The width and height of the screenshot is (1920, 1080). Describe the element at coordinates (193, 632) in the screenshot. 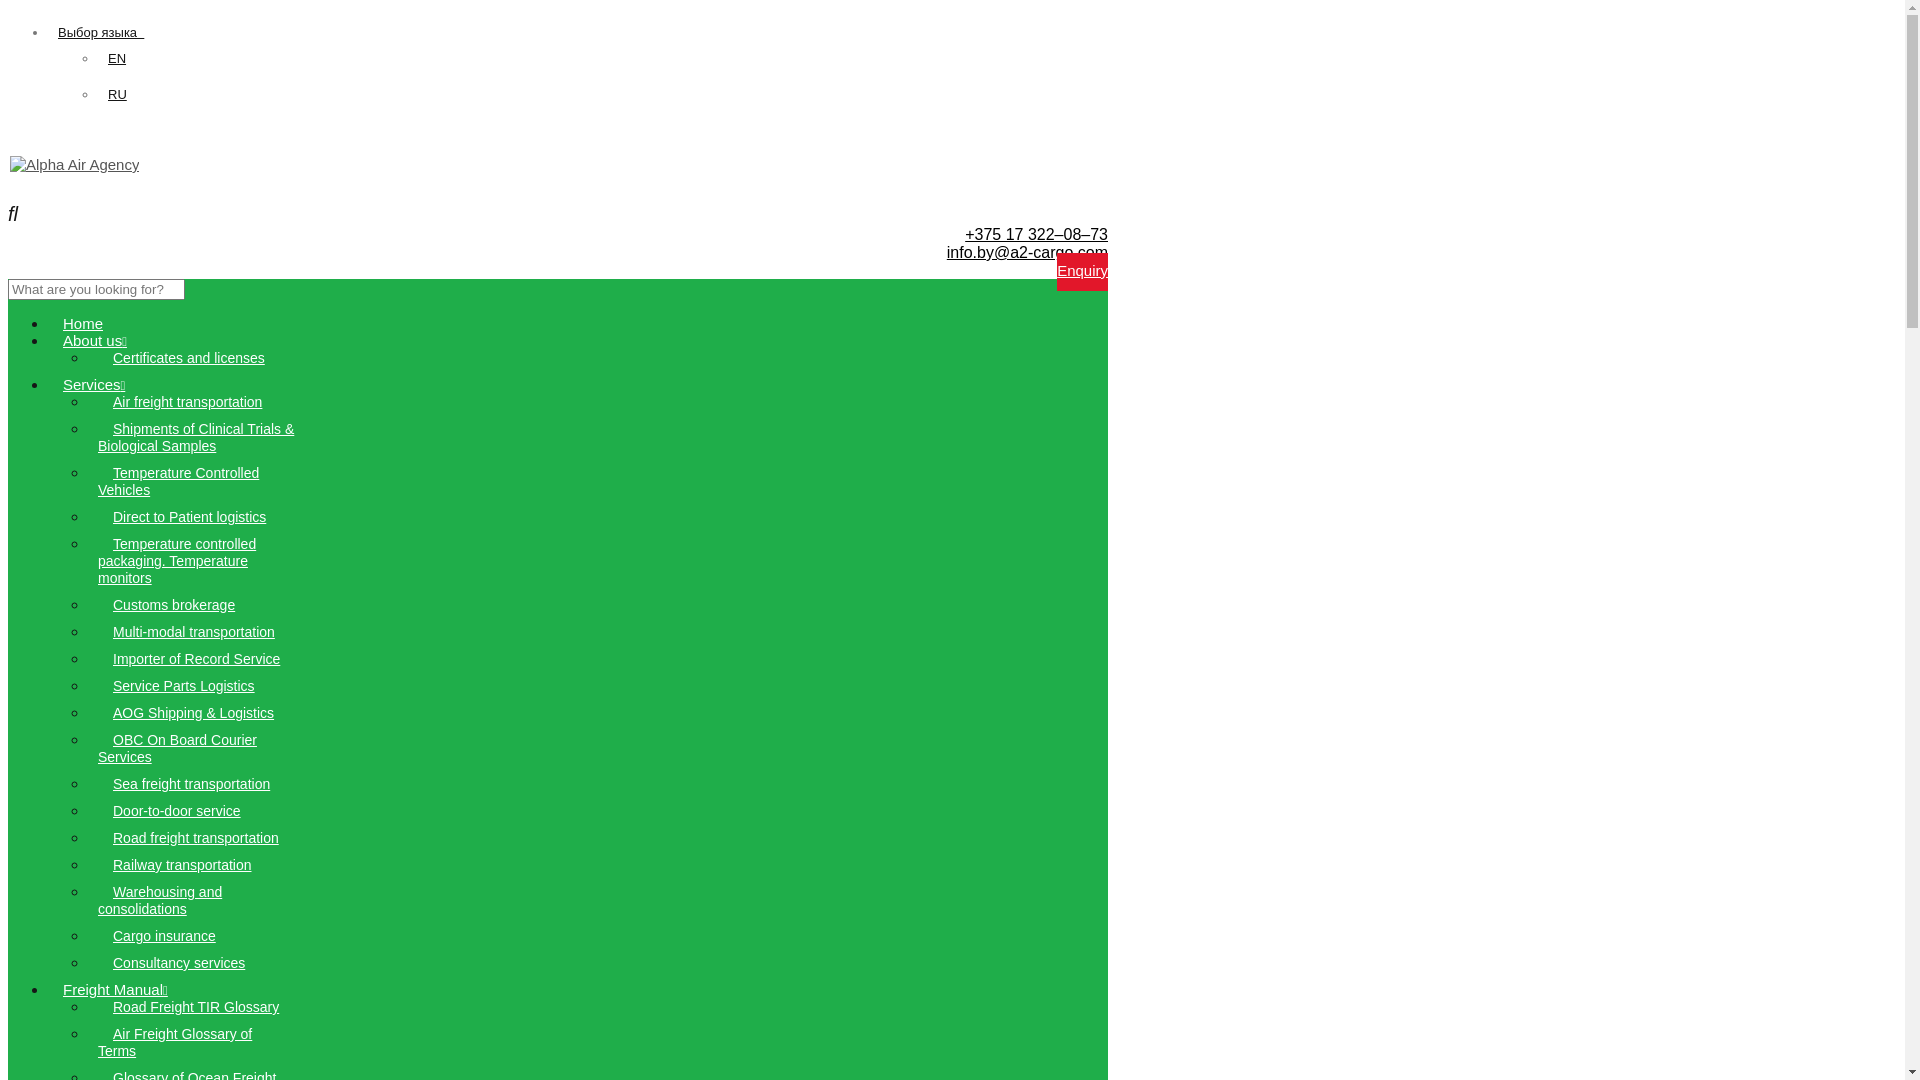

I see `'Multi-modal transportation'` at that location.